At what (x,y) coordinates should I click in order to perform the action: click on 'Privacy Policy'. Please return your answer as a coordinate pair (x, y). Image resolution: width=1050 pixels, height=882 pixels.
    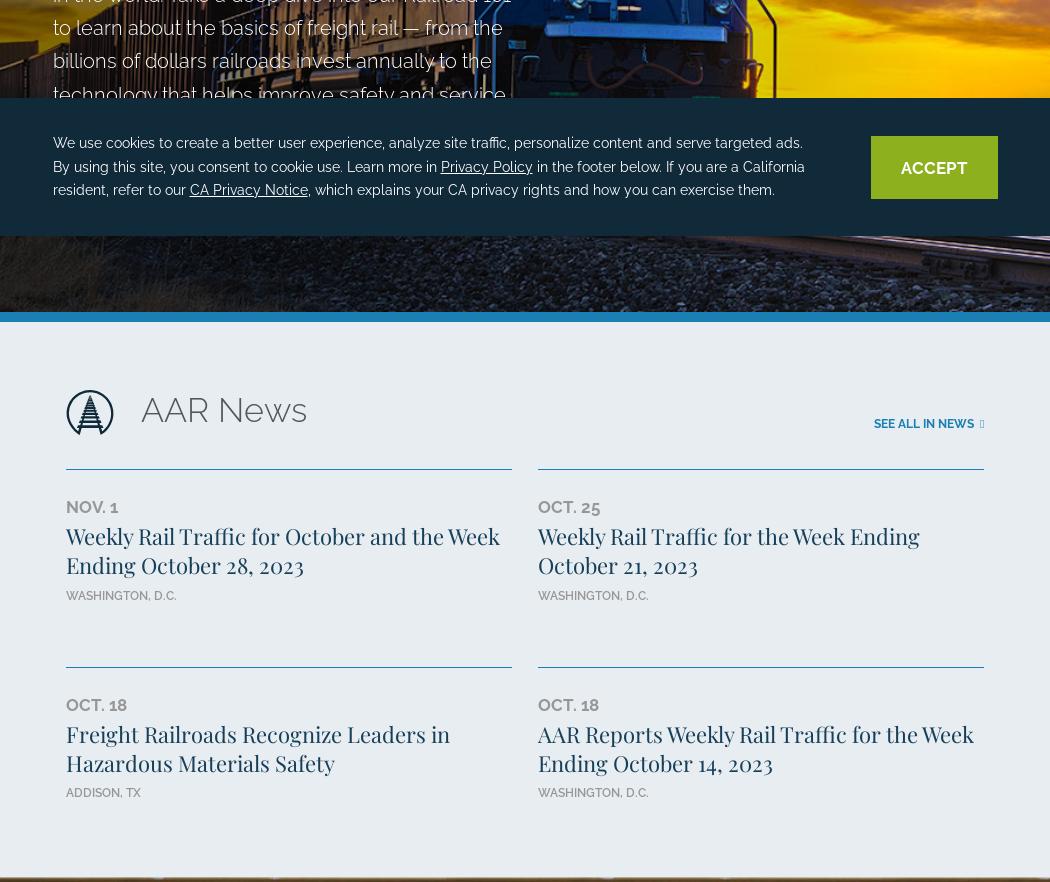
    Looking at the image, I should click on (486, 164).